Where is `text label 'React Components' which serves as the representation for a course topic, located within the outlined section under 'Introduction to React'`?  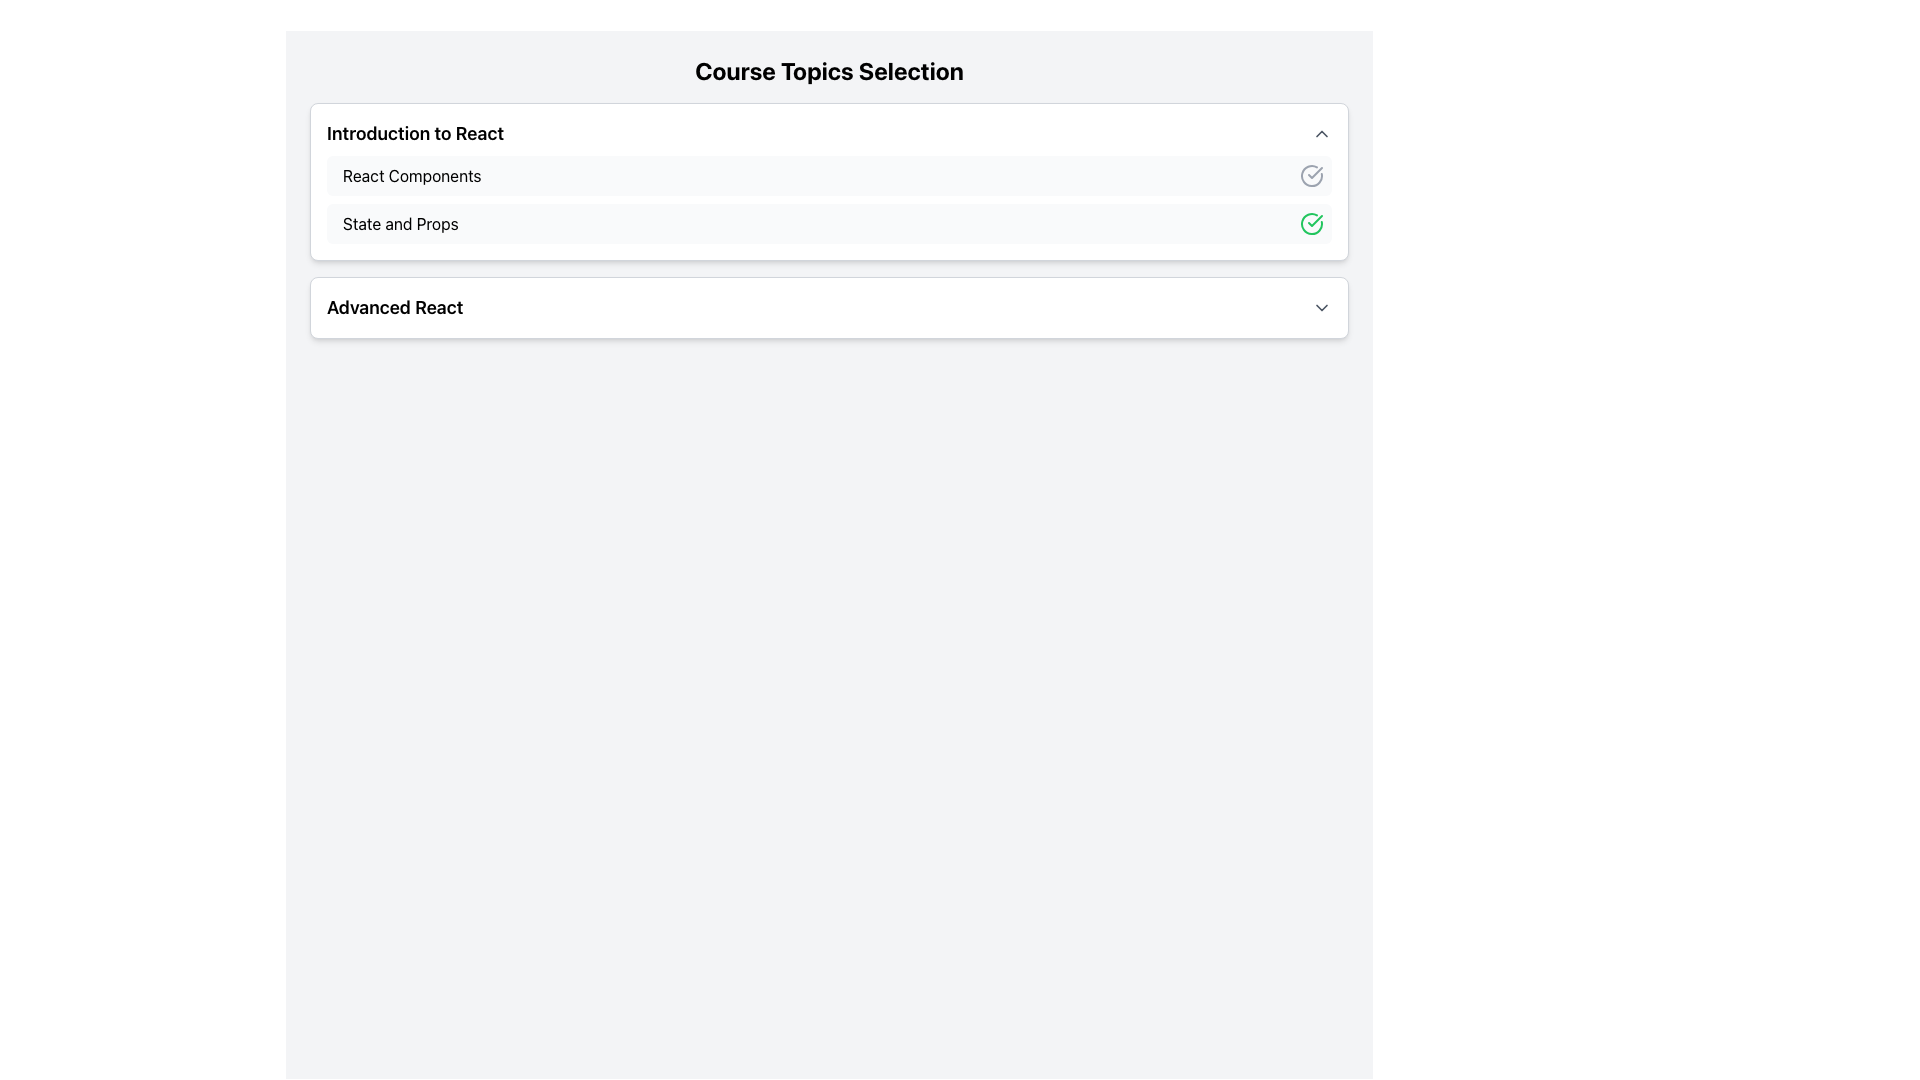 text label 'React Components' which serves as the representation for a course topic, located within the outlined section under 'Introduction to React' is located at coordinates (411, 175).